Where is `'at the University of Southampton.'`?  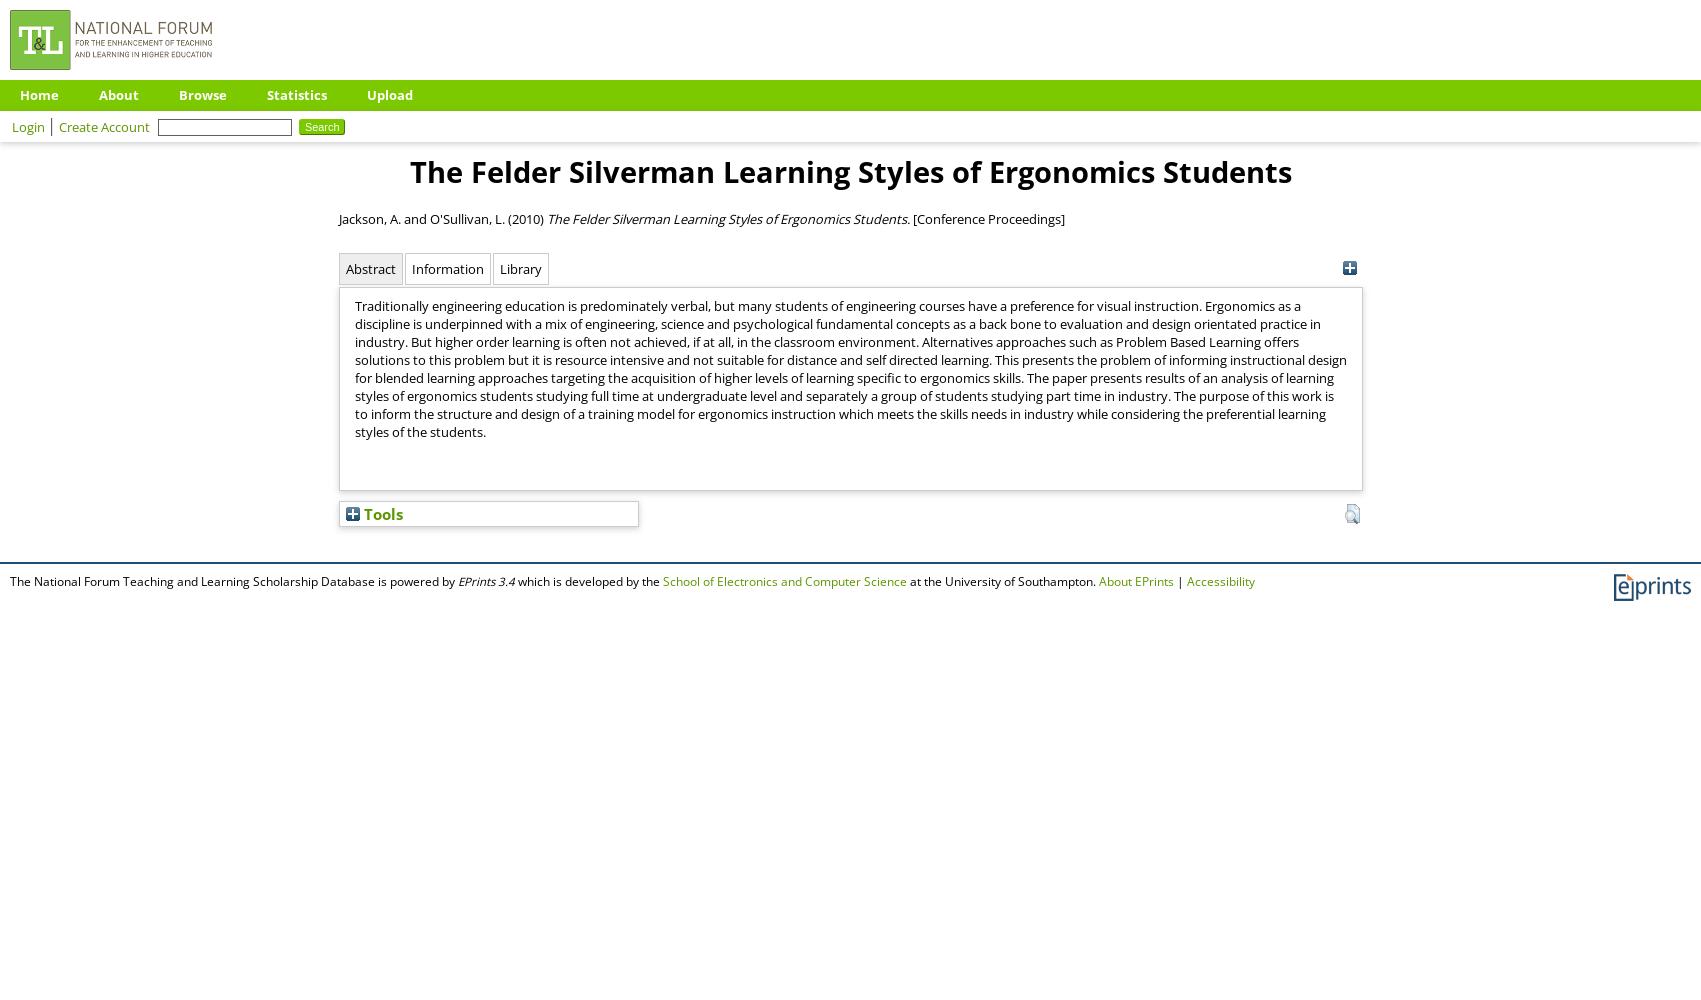 'at the University of Southampton.' is located at coordinates (1003, 580).